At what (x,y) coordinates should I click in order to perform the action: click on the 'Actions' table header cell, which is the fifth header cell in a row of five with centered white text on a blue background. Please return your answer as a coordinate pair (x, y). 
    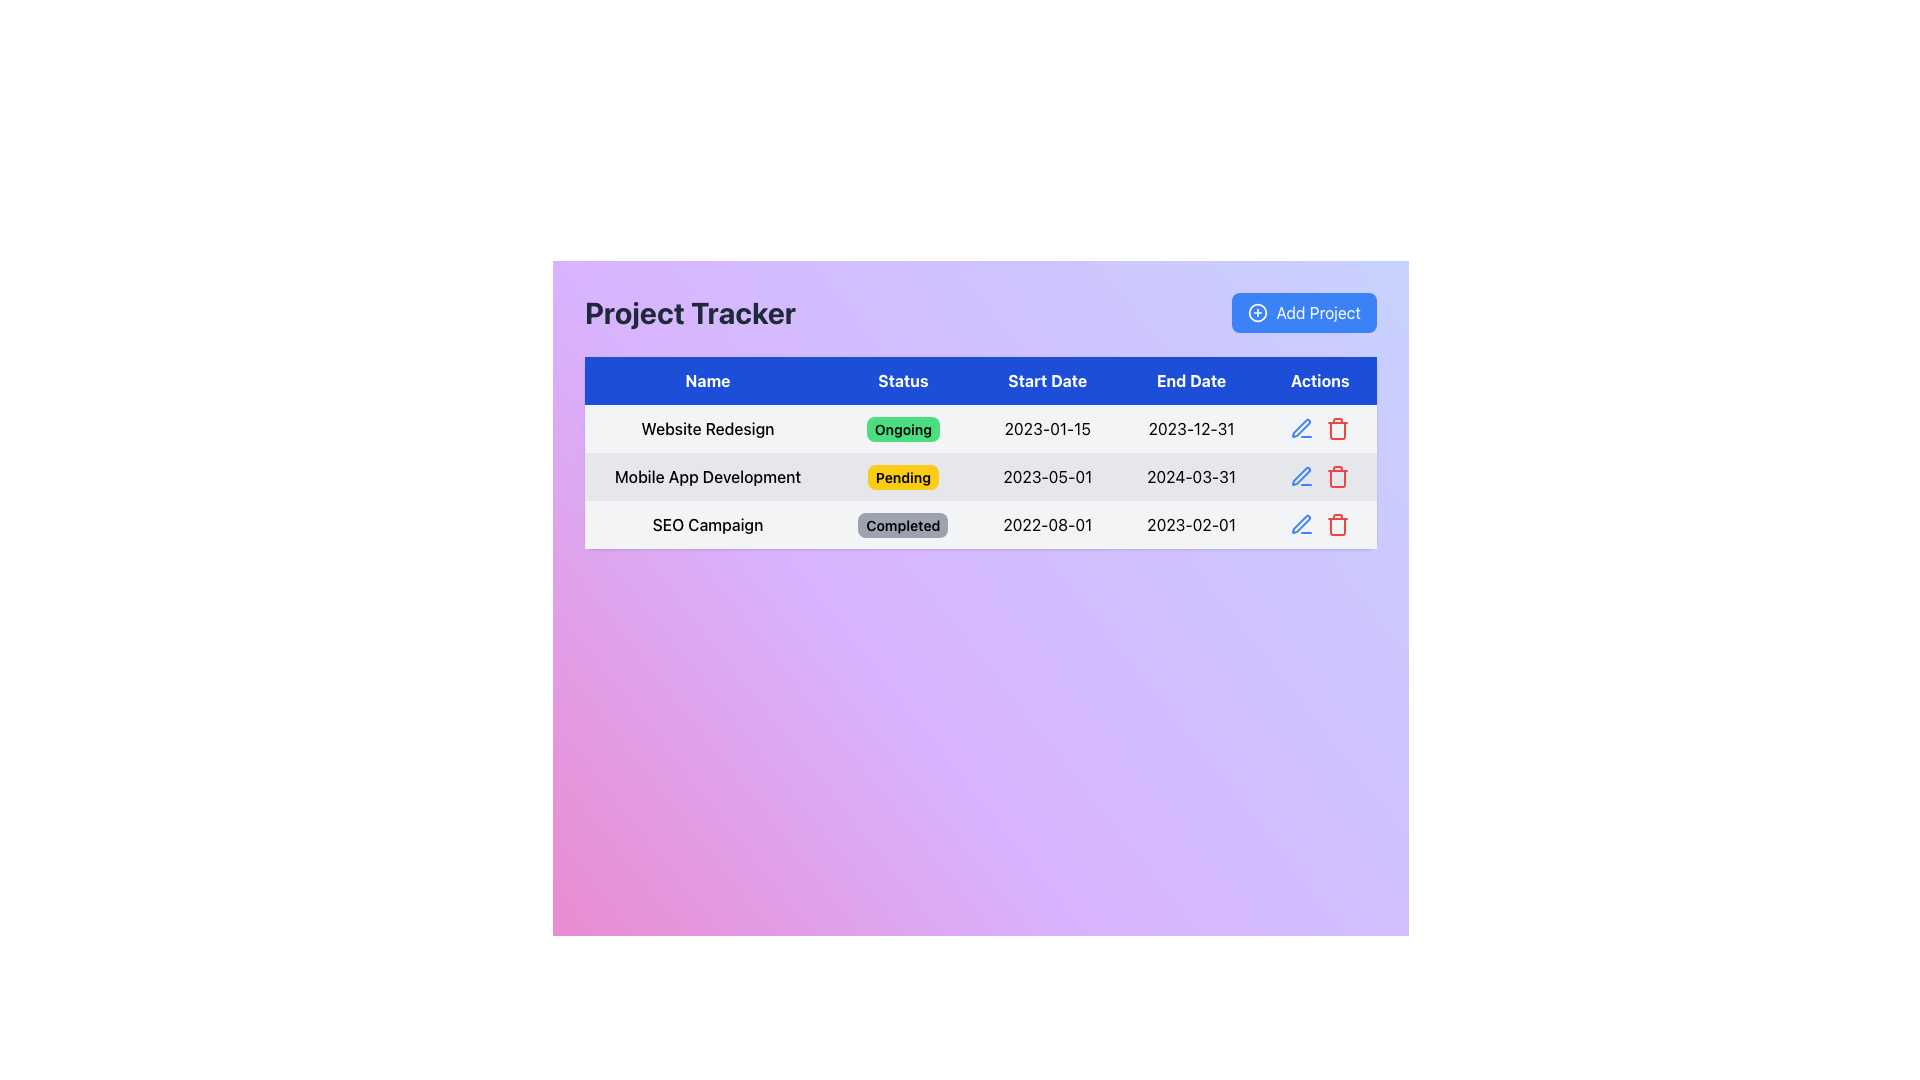
    Looking at the image, I should click on (1320, 381).